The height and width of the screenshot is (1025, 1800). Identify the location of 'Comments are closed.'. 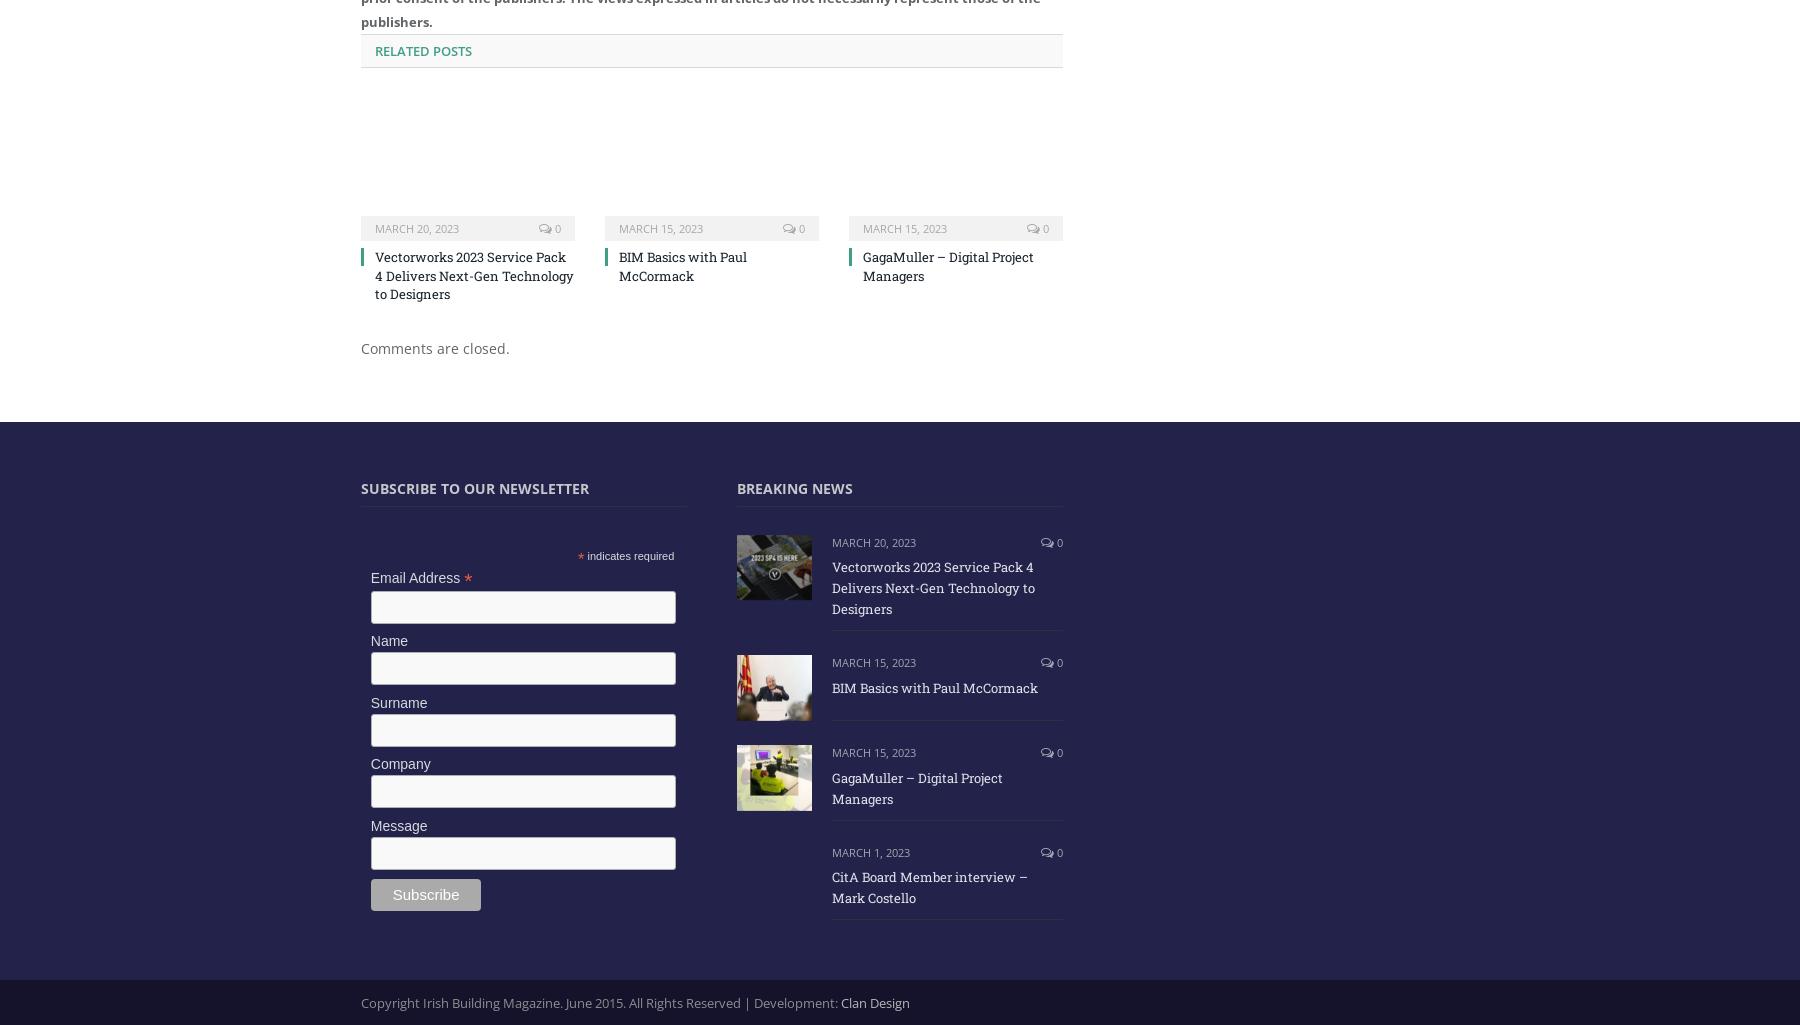
(435, 346).